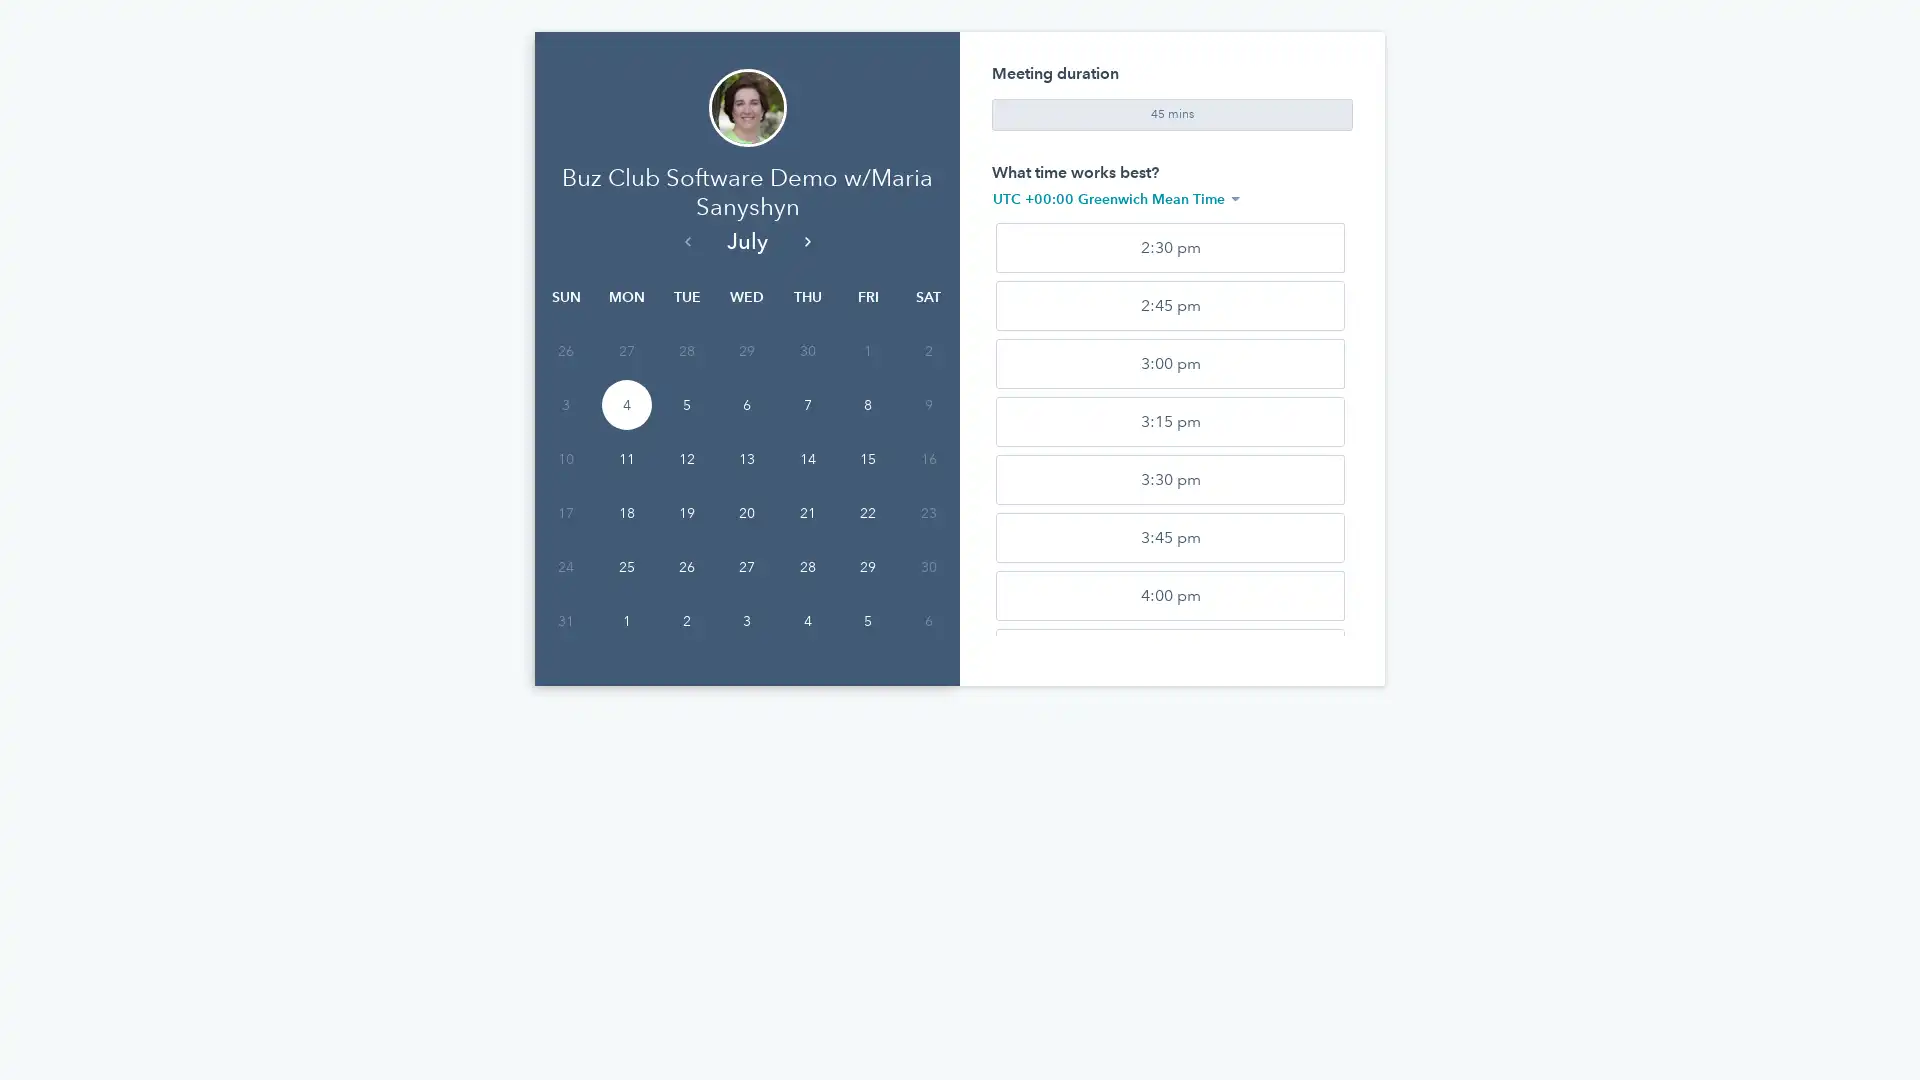 This screenshot has width=1920, height=1080. I want to click on July 3rd, so click(565, 481).